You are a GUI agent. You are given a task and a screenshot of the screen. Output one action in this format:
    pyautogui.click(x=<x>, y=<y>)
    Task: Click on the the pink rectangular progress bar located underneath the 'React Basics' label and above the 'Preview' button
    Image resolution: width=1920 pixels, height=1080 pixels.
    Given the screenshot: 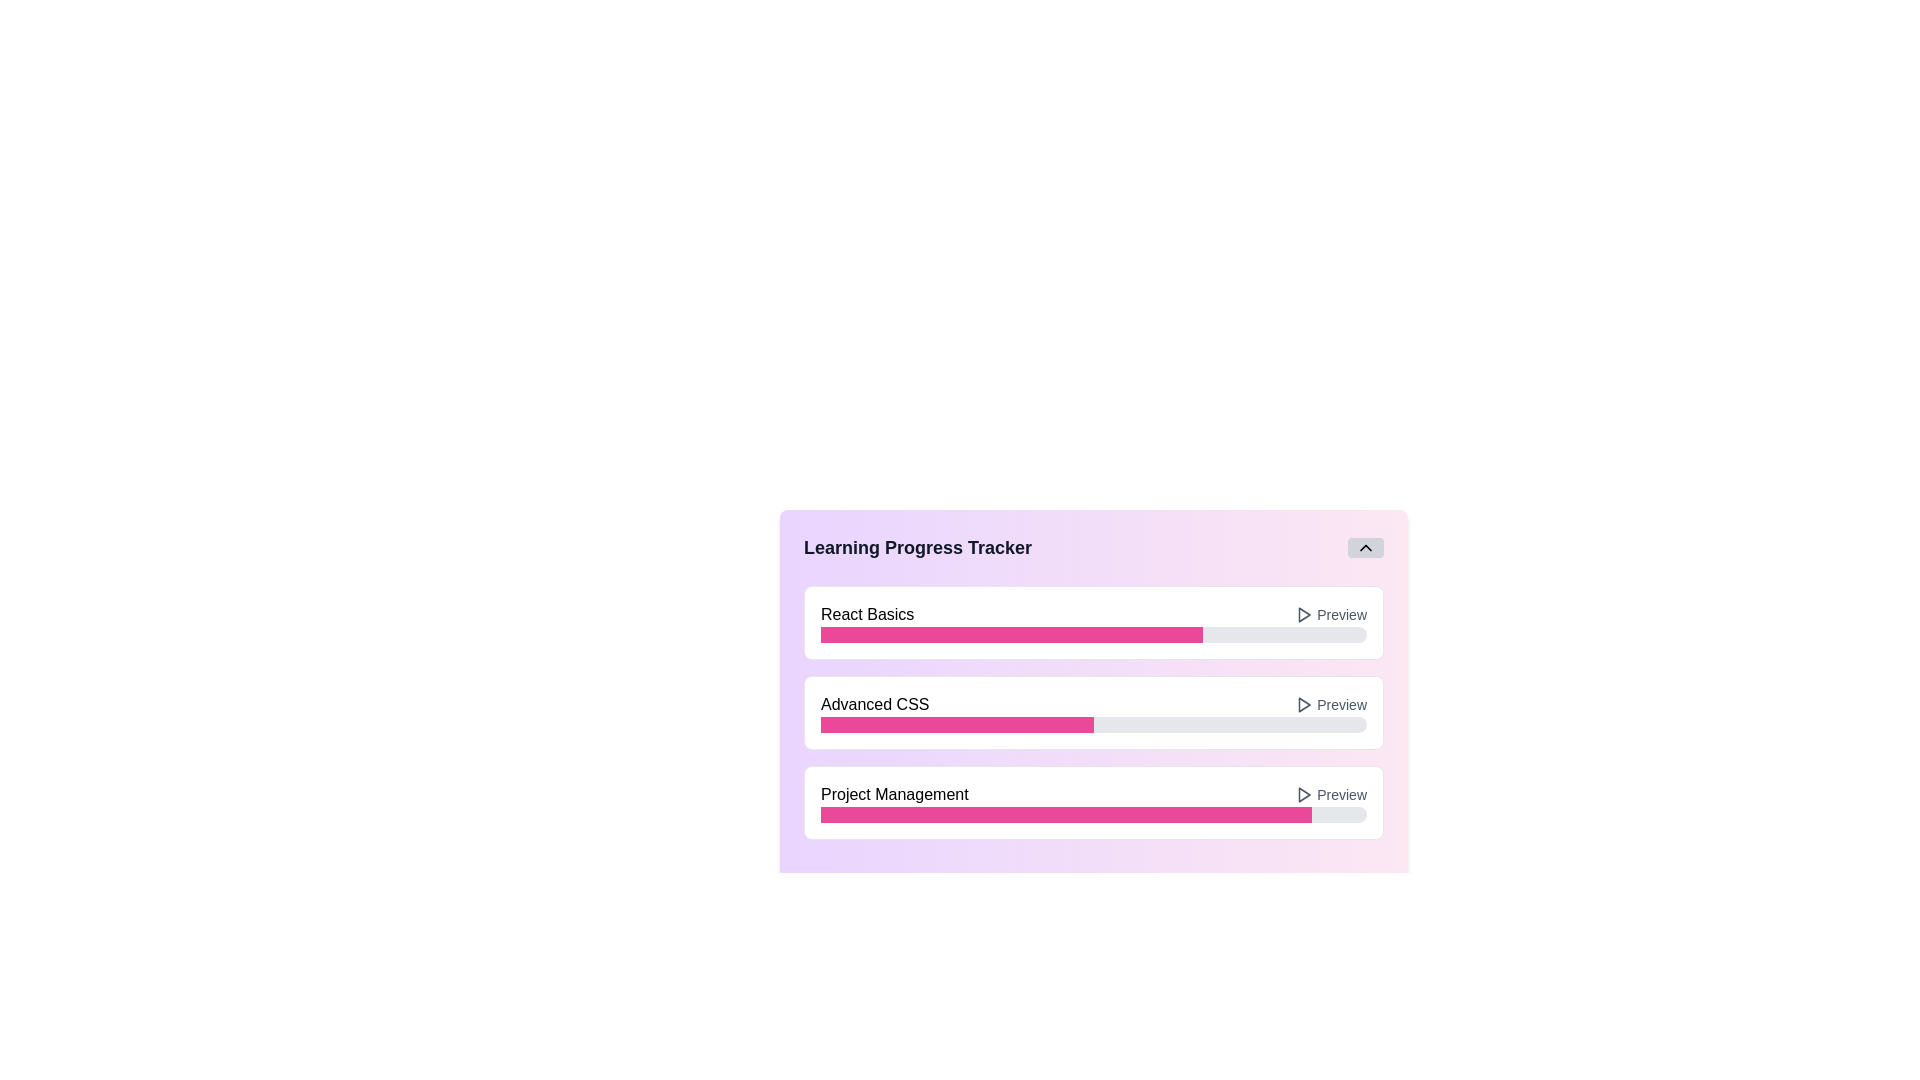 What is the action you would take?
    pyautogui.click(x=1012, y=635)
    